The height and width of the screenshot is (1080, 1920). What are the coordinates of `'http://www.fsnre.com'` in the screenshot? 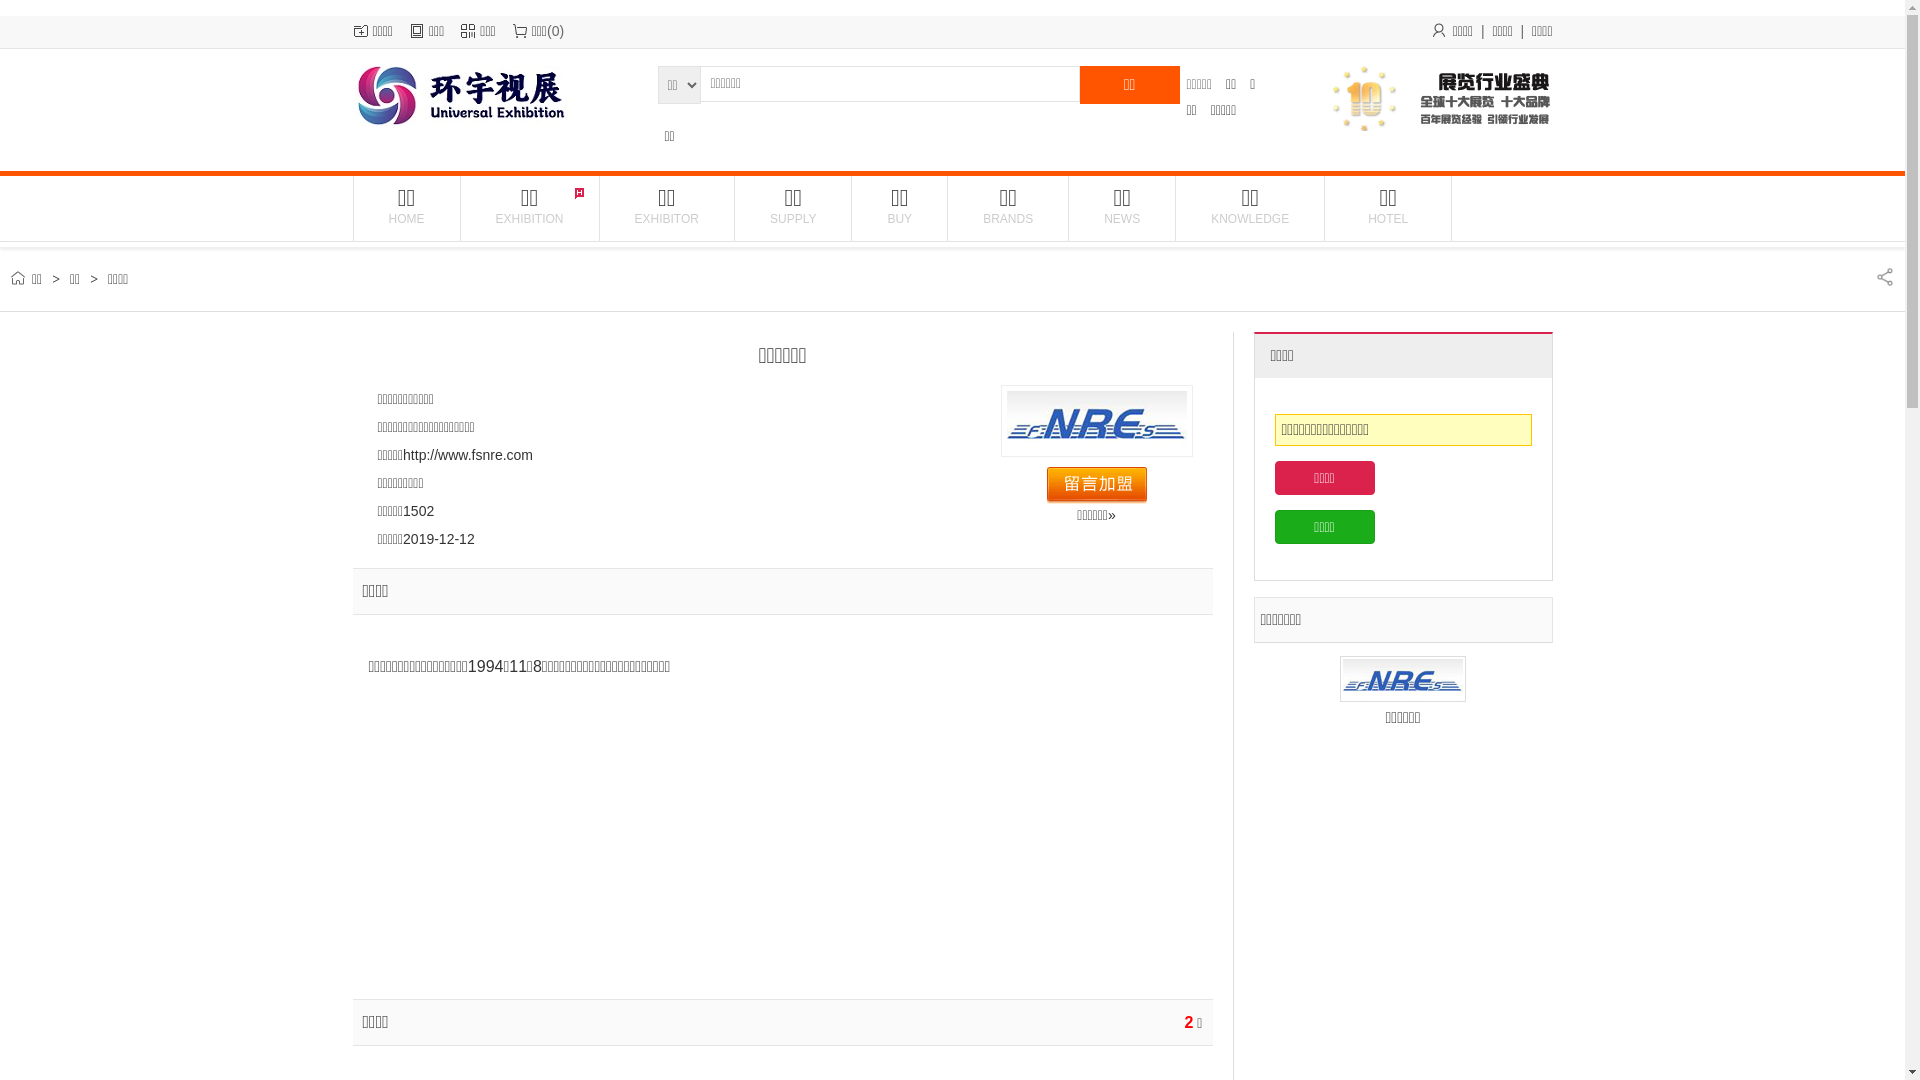 It's located at (466, 455).